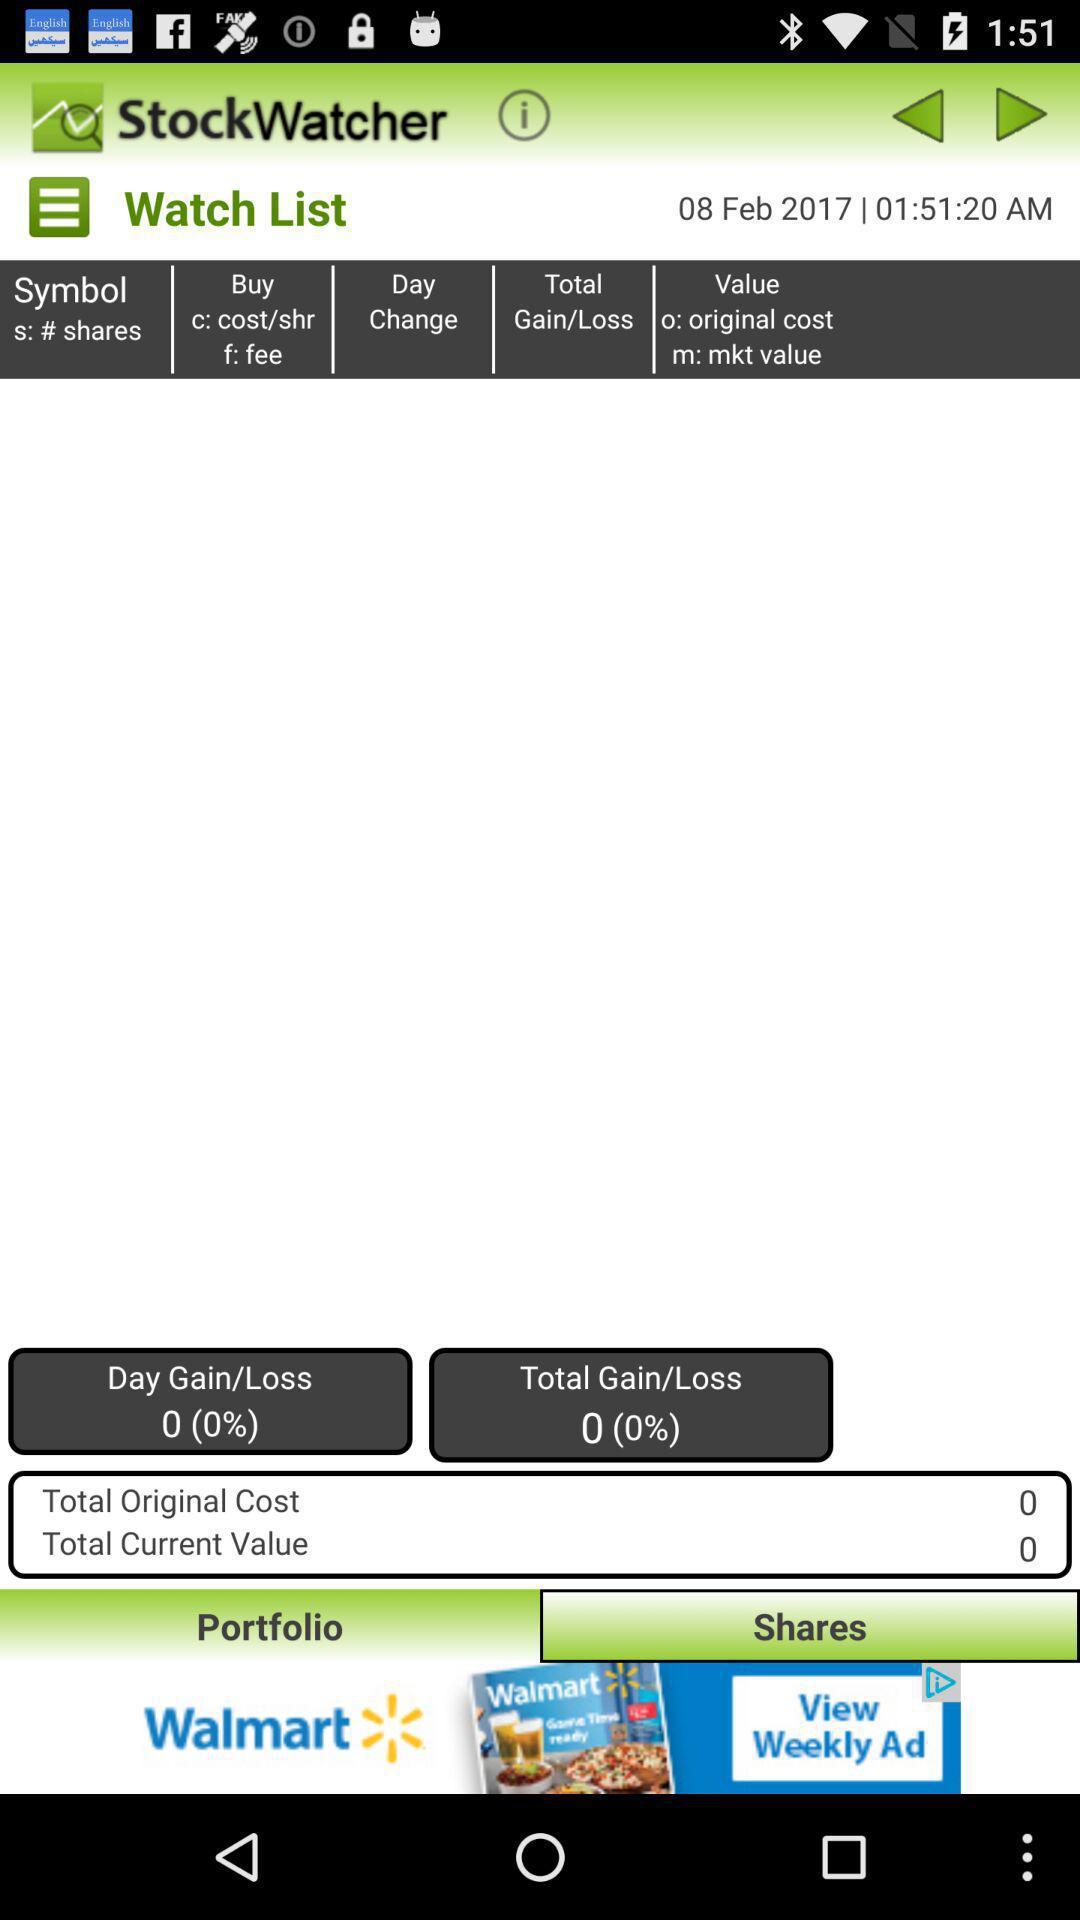 This screenshot has width=1080, height=1920. What do you see at coordinates (540, 1727) in the screenshot?
I see `page` at bounding box center [540, 1727].